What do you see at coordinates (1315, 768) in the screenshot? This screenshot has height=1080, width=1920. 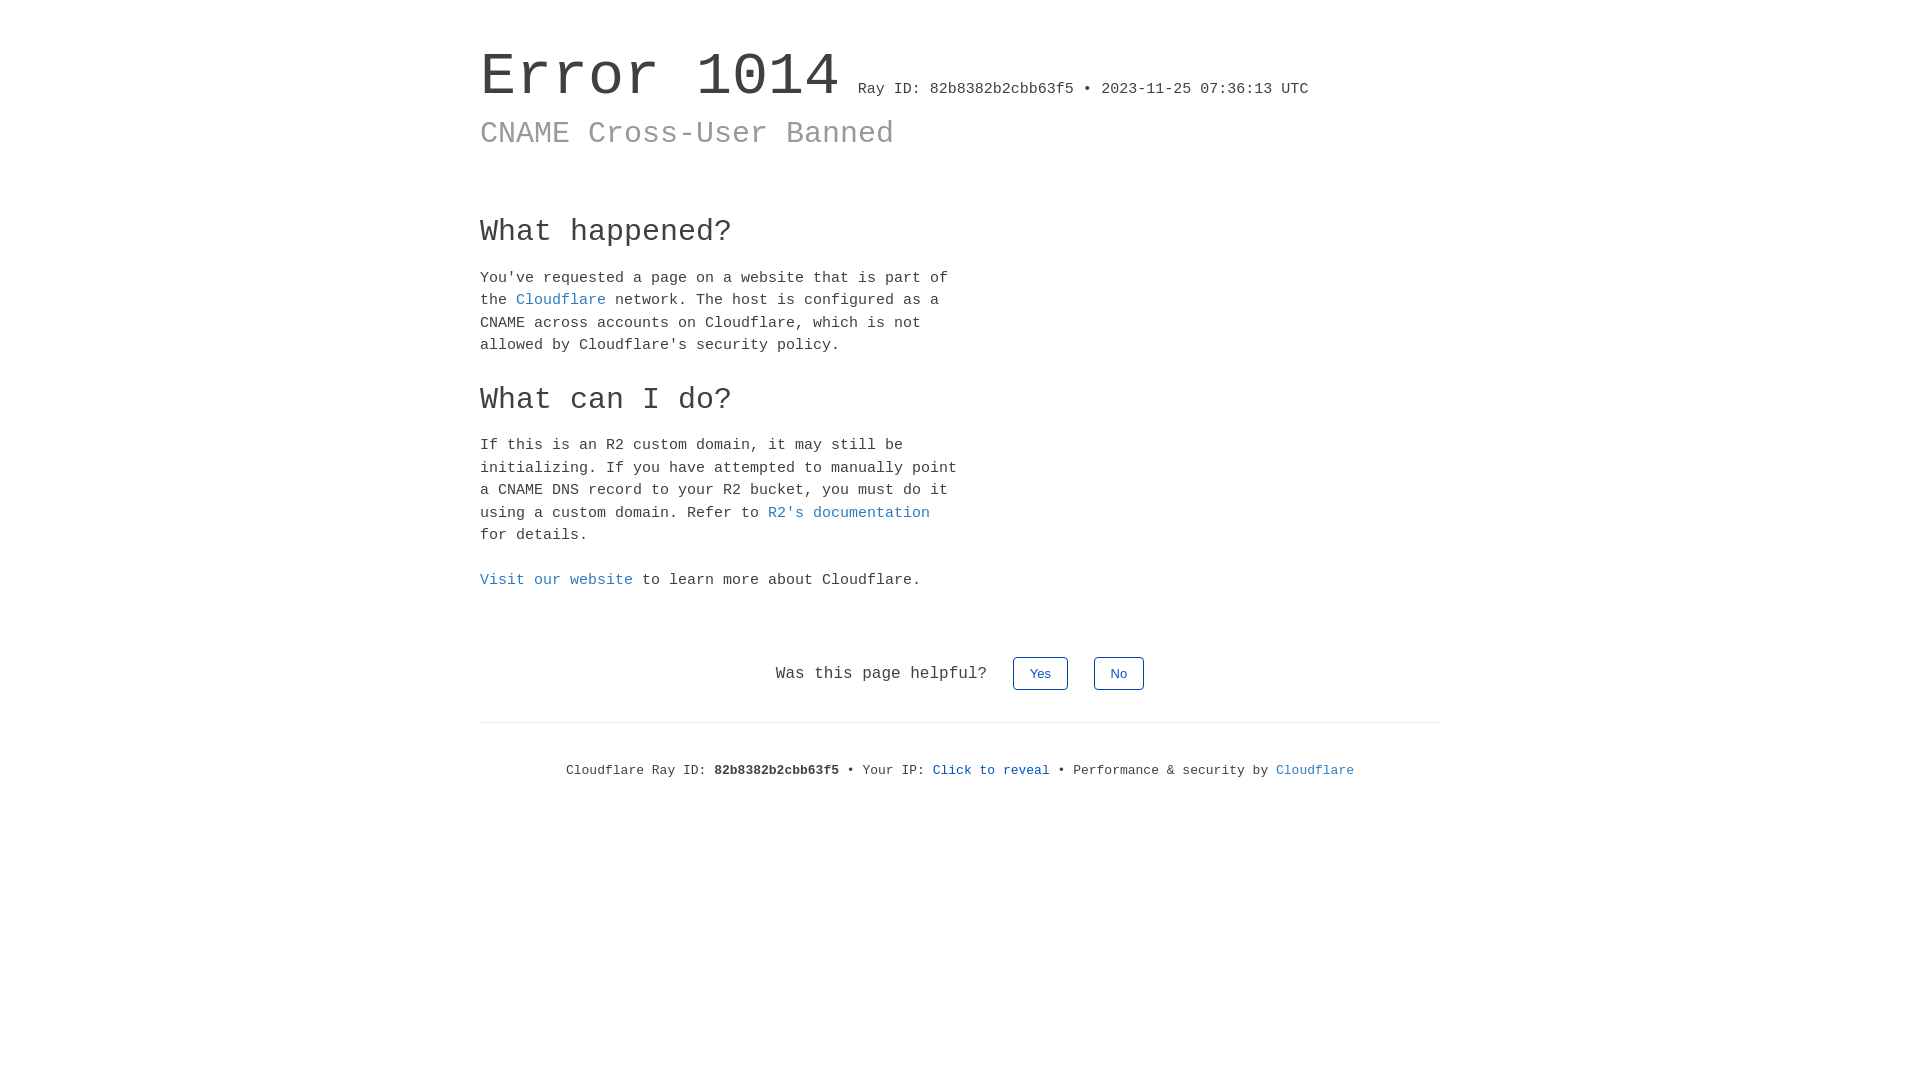 I see `'Cloudflare'` at bounding box center [1315, 768].